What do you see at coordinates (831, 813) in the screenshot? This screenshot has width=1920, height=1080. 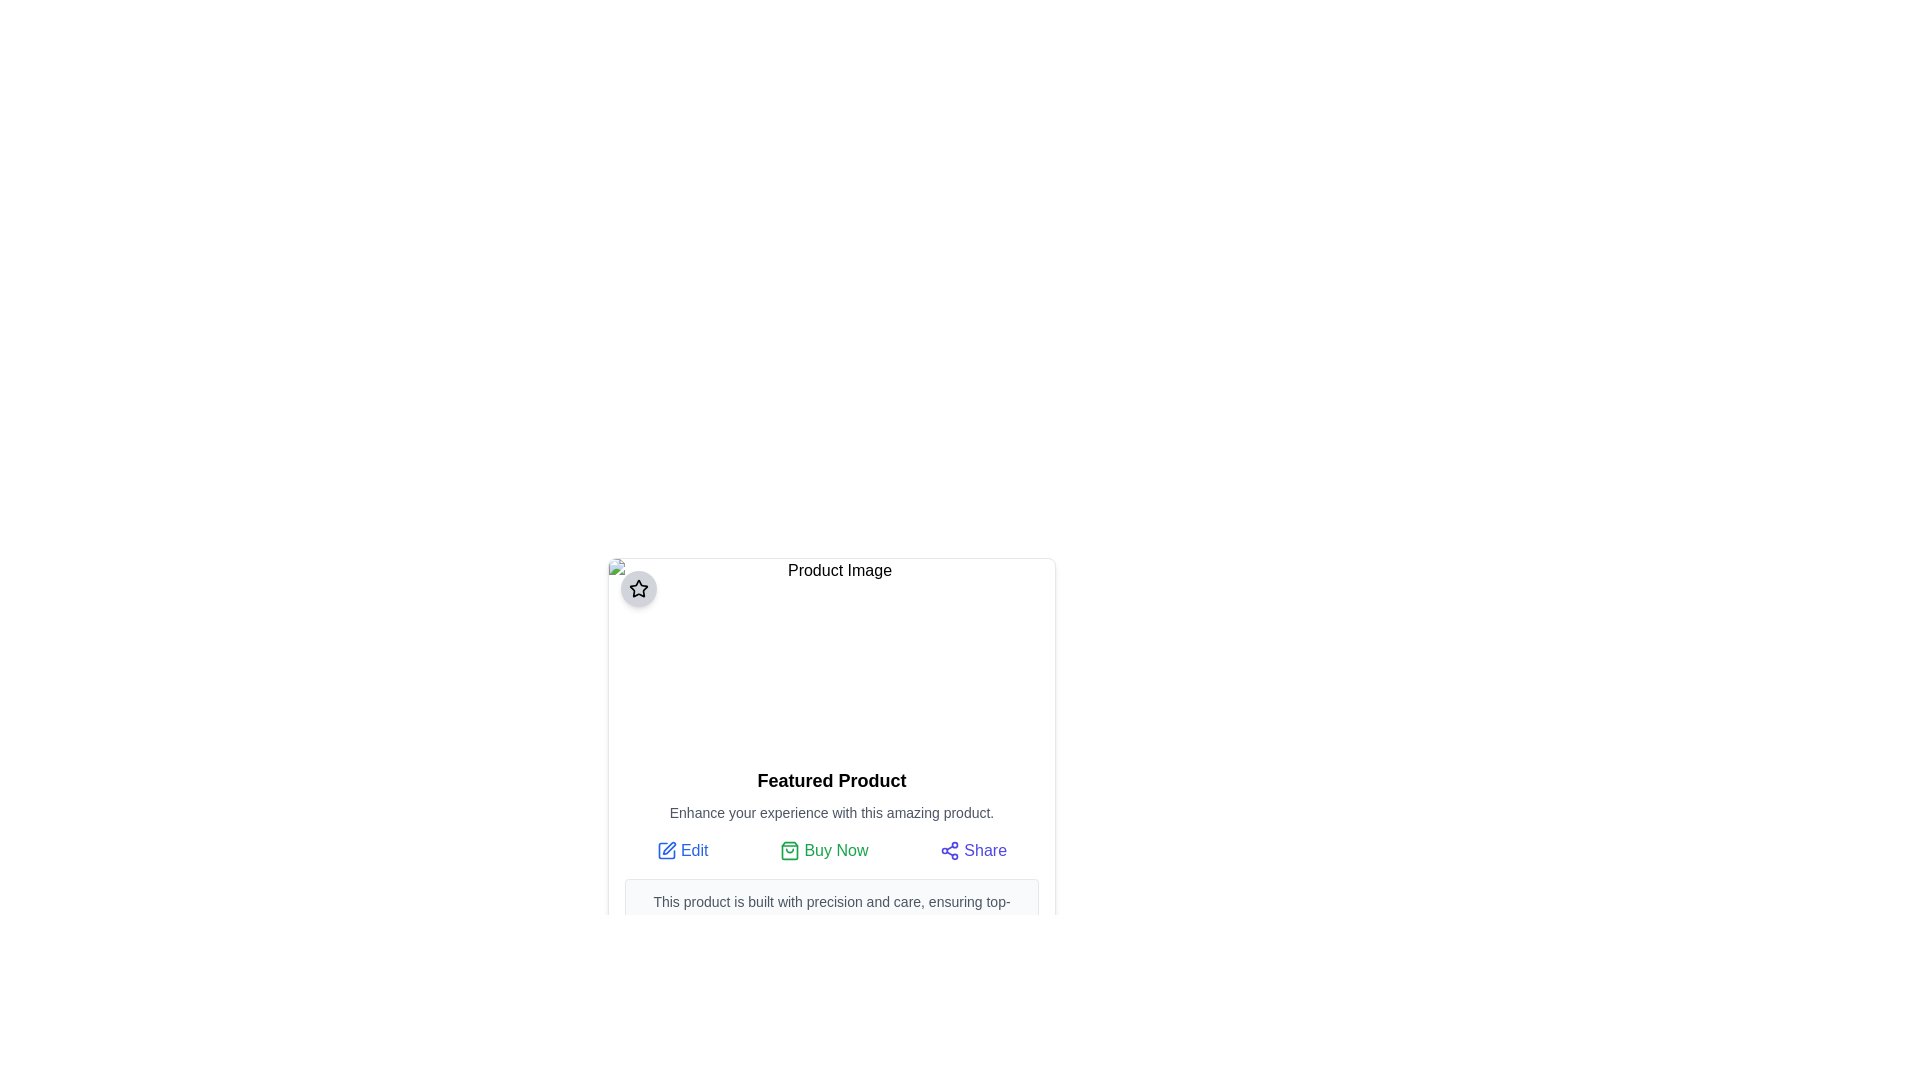 I see `the text block that reads 'Enhance your experience with this amazing product.', which is styled with a small gray font and positioned below the heading 'Featured Product'` at bounding box center [831, 813].